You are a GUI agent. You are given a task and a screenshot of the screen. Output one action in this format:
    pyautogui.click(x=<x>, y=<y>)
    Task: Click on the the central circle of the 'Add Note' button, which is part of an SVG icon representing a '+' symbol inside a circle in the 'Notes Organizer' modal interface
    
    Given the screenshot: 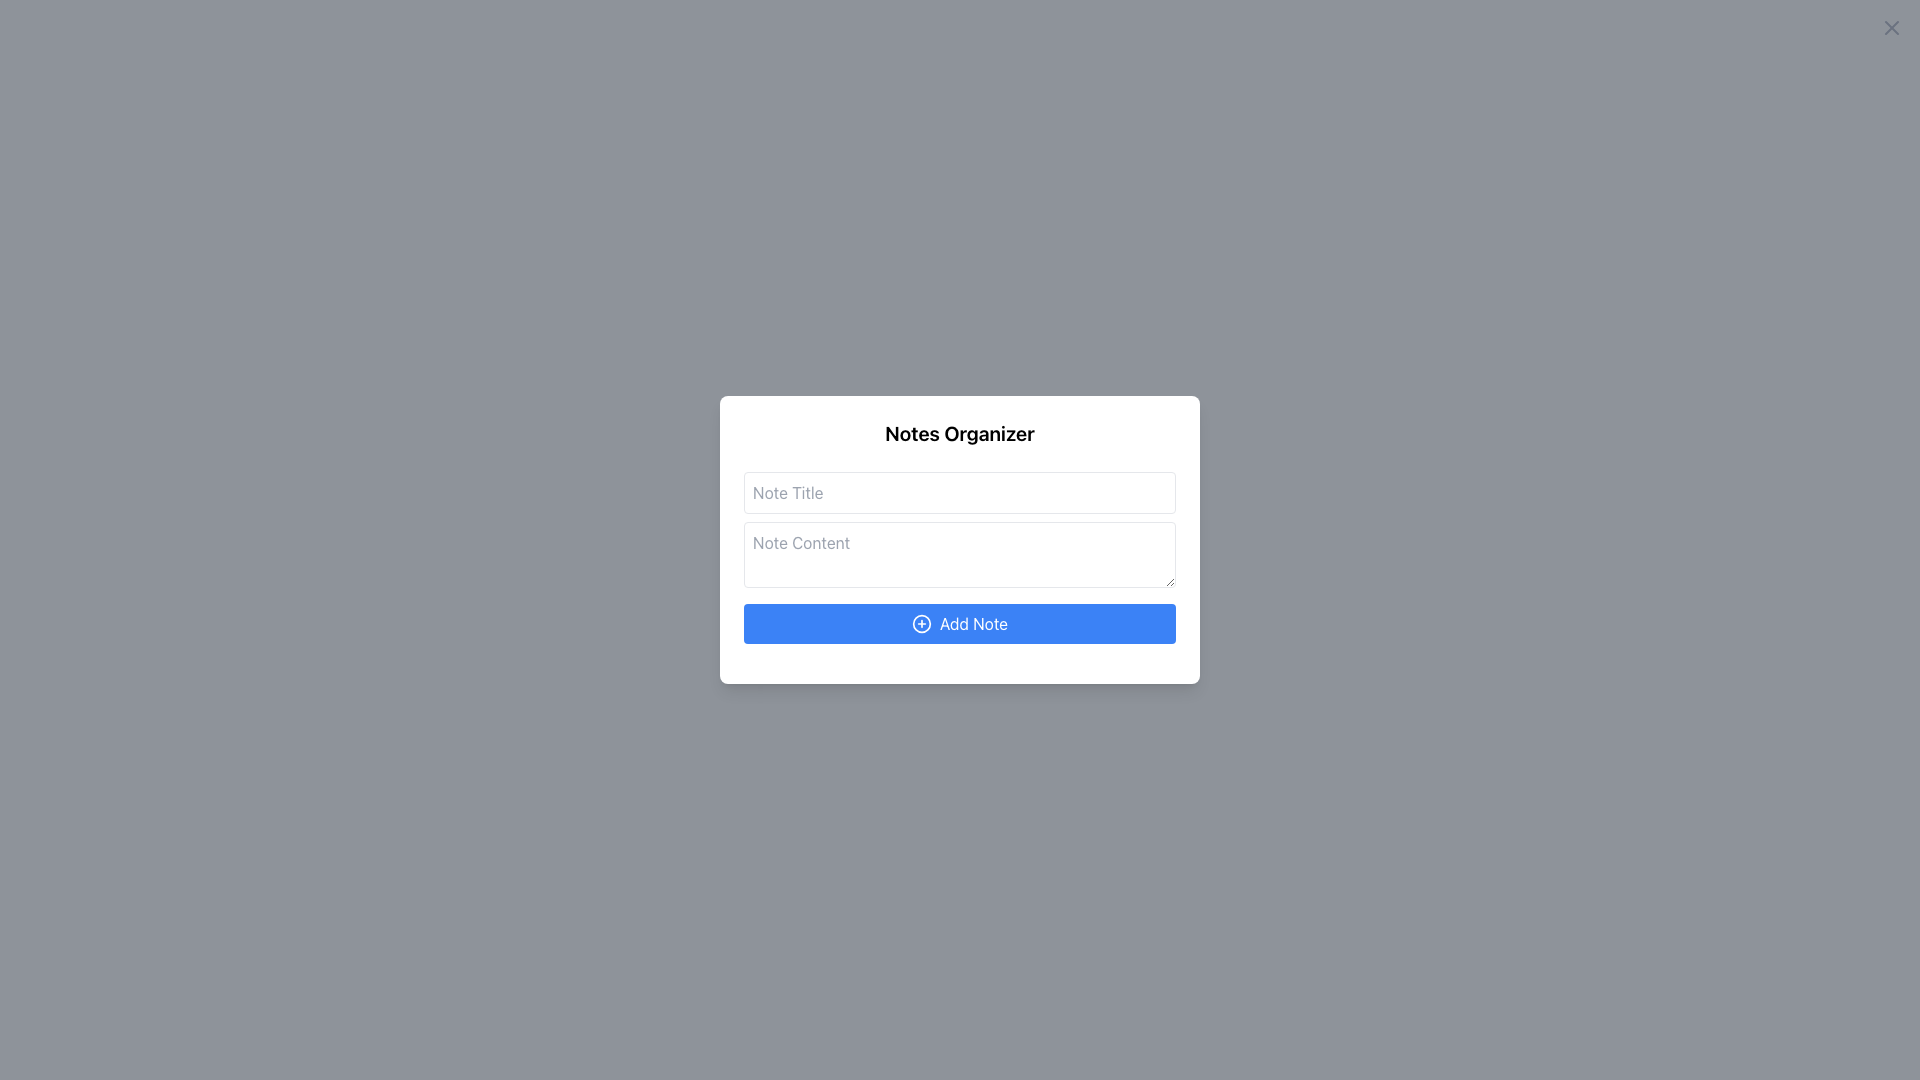 What is the action you would take?
    pyautogui.click(x=920, y=623)
    